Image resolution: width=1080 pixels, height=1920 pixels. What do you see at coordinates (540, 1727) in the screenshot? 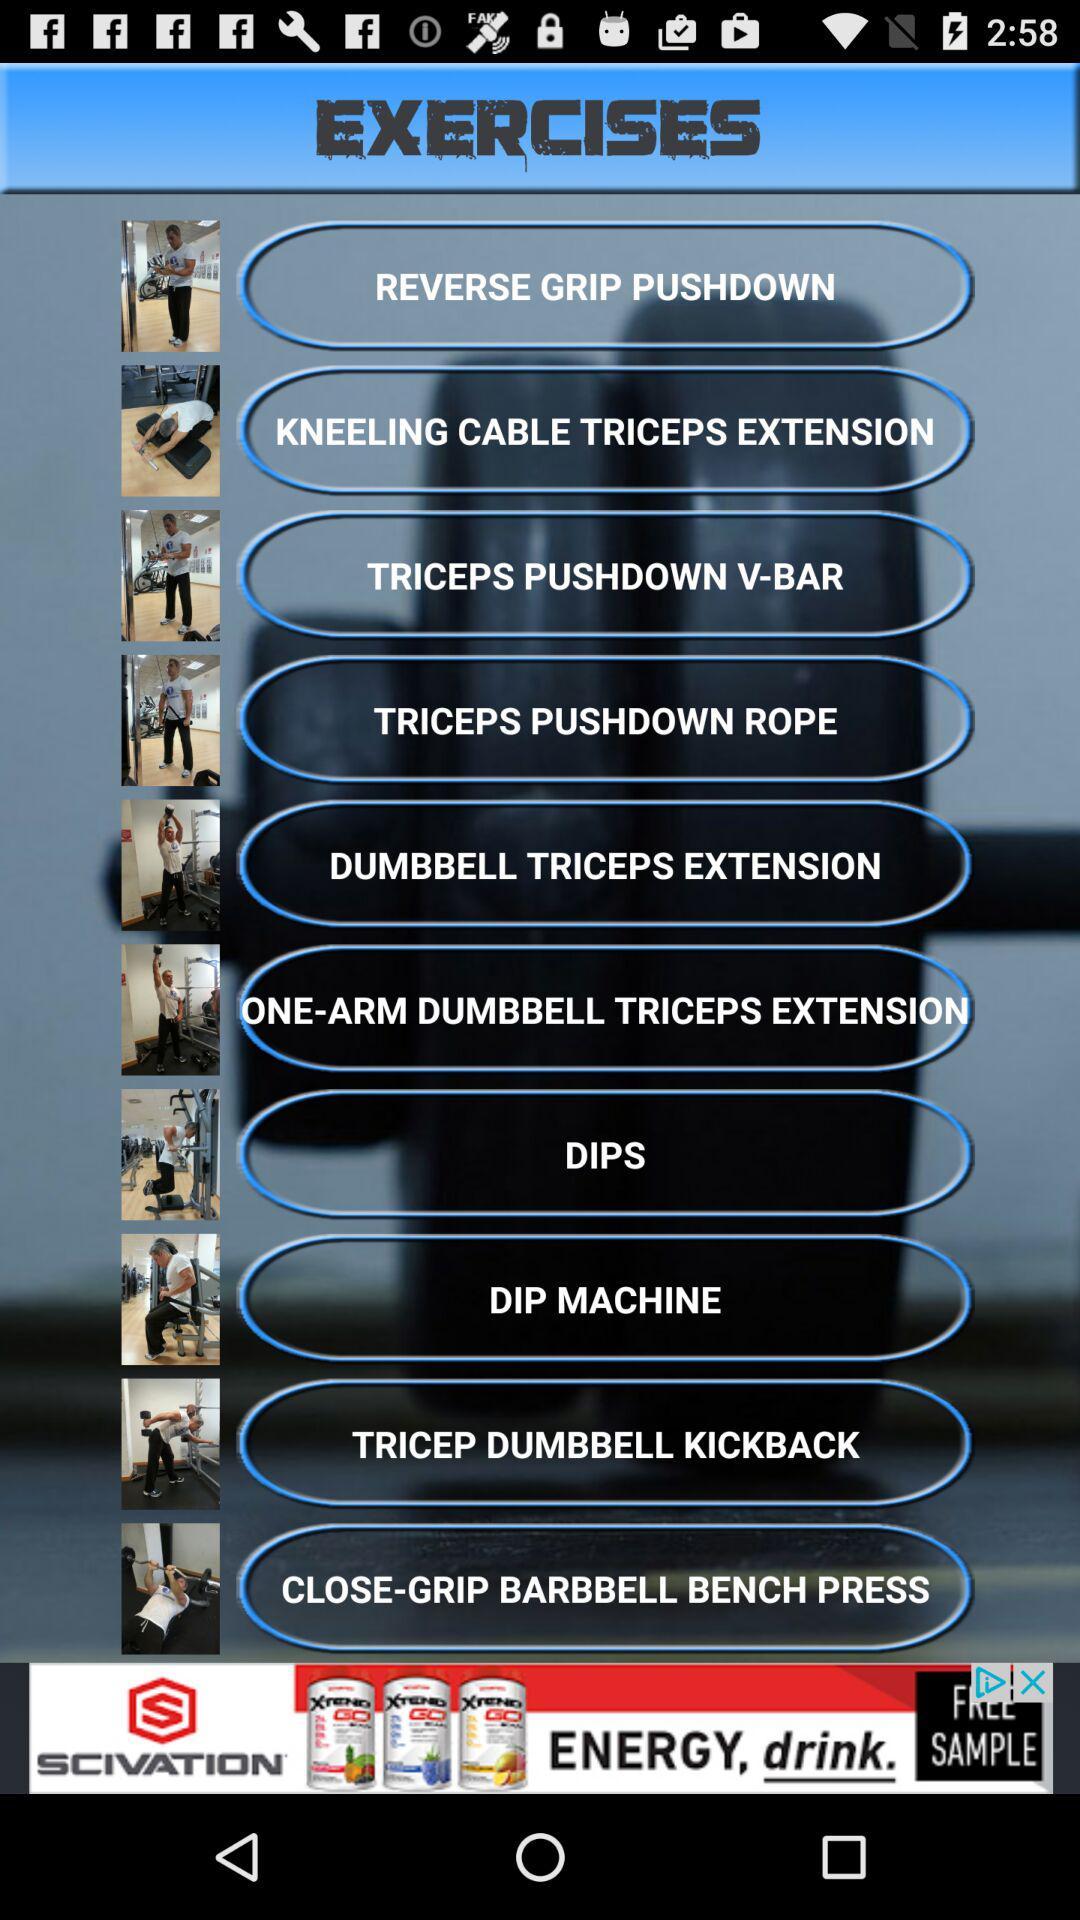
I see `advertisement` at bounding box center [540, 1727].